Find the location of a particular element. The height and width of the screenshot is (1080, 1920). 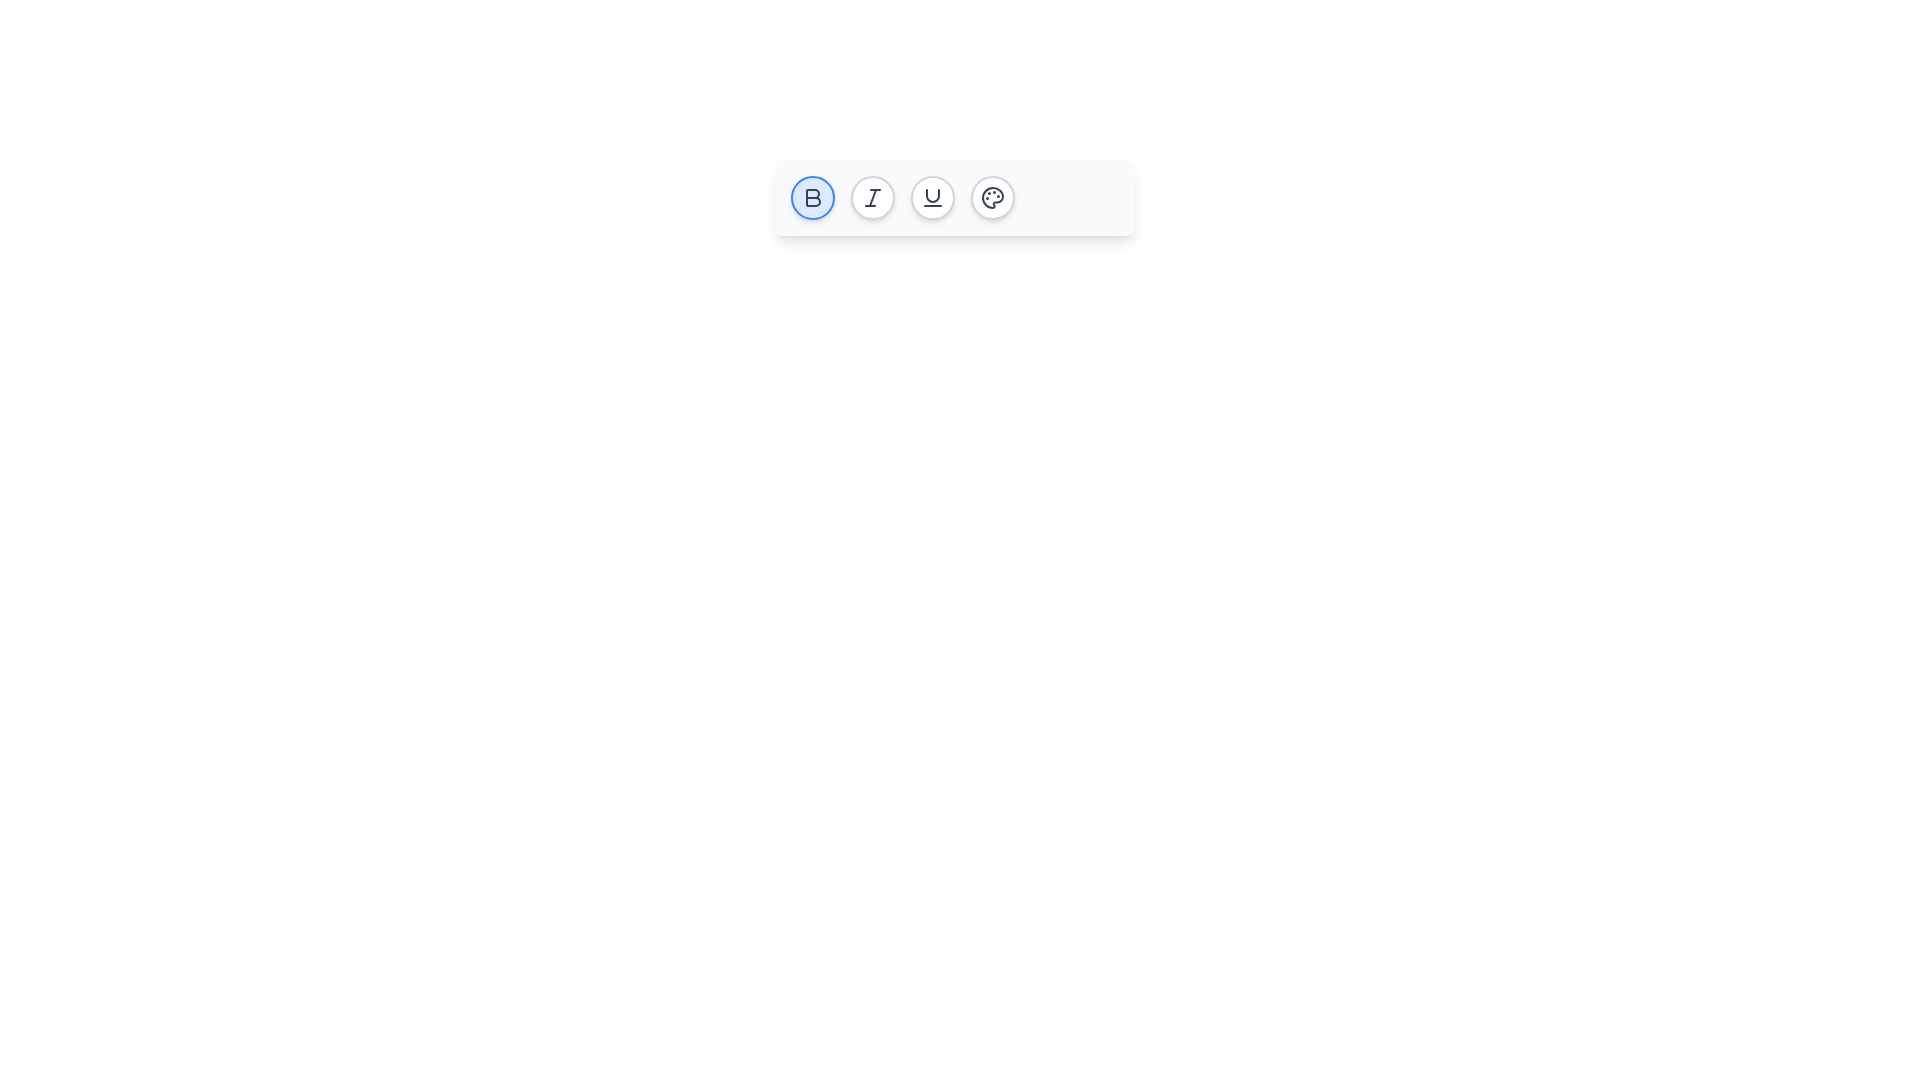

the central part of the first circular button on the toolbar is located at coordinates (813, 197).